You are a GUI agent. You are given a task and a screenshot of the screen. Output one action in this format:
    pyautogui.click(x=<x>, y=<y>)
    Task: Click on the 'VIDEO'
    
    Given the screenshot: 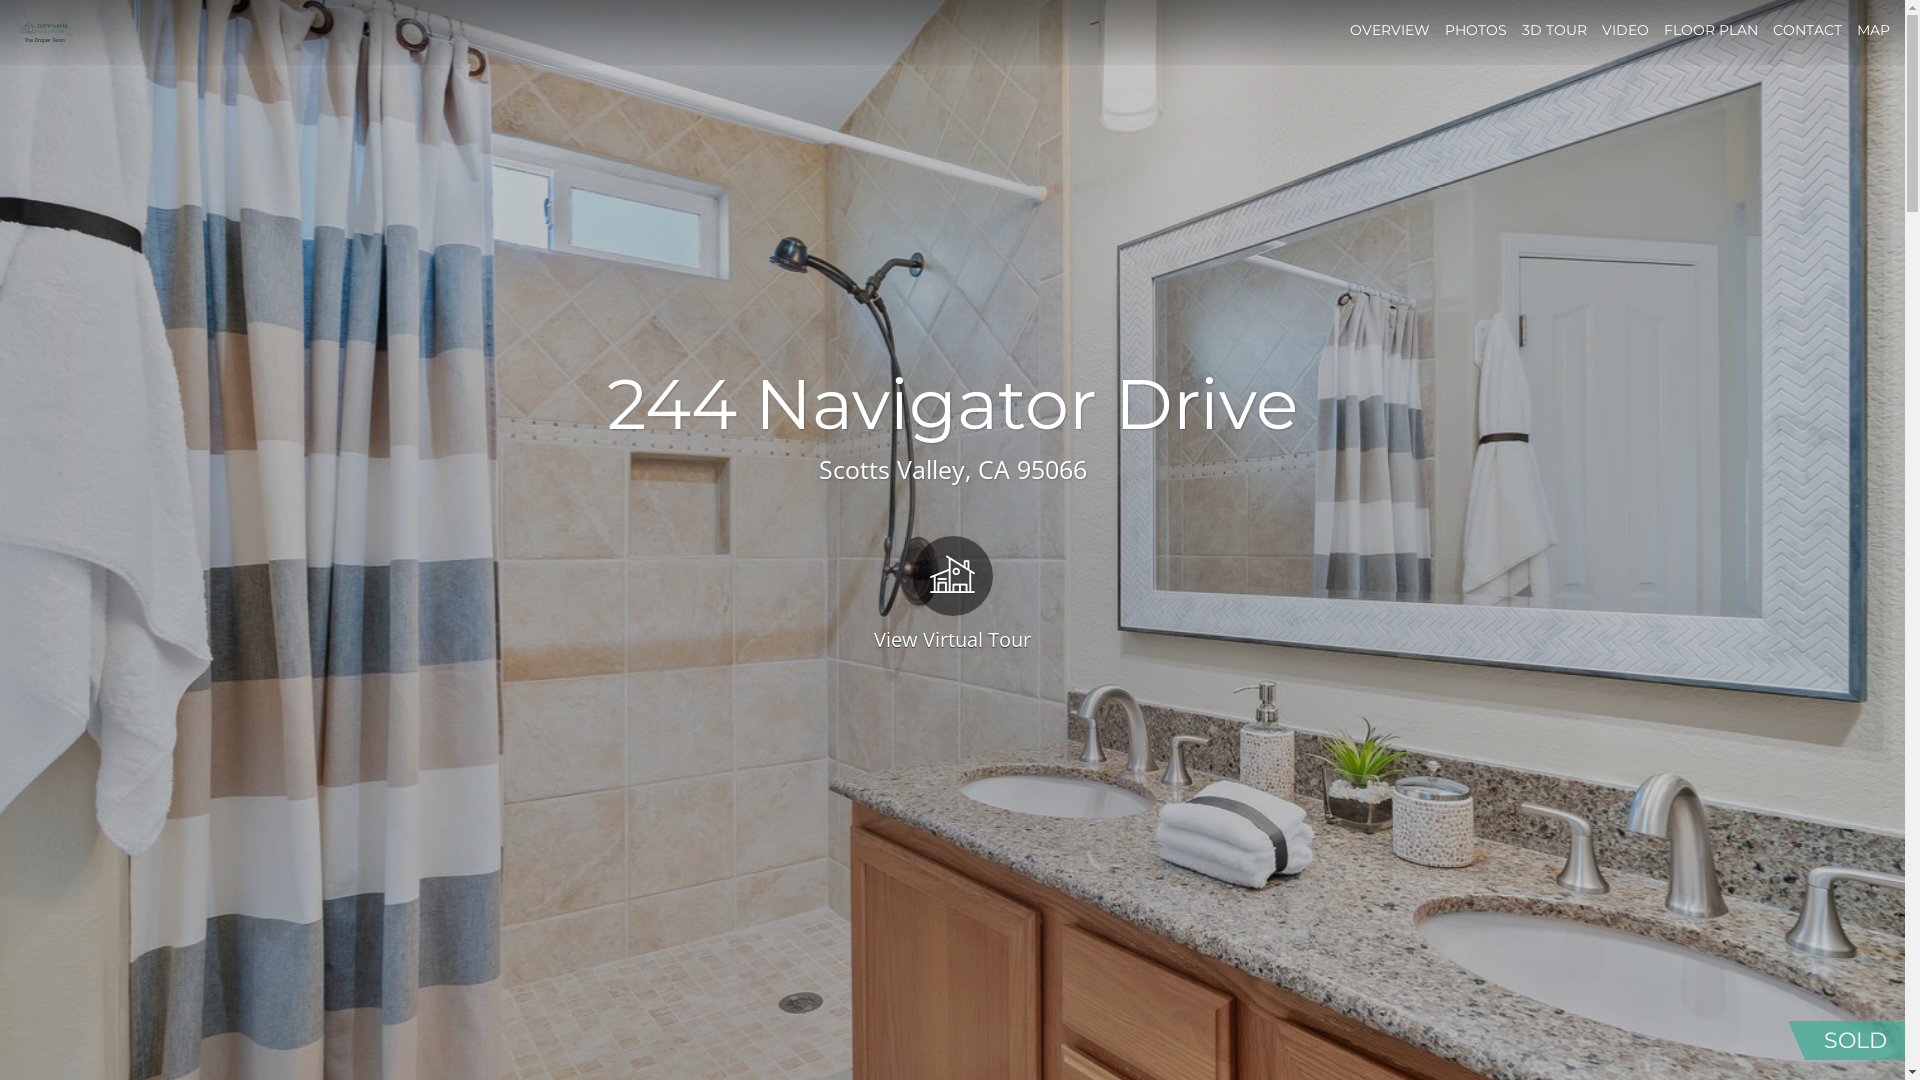 What is the action you would take?
    pyautogui.click(x=1625, y=30)
    